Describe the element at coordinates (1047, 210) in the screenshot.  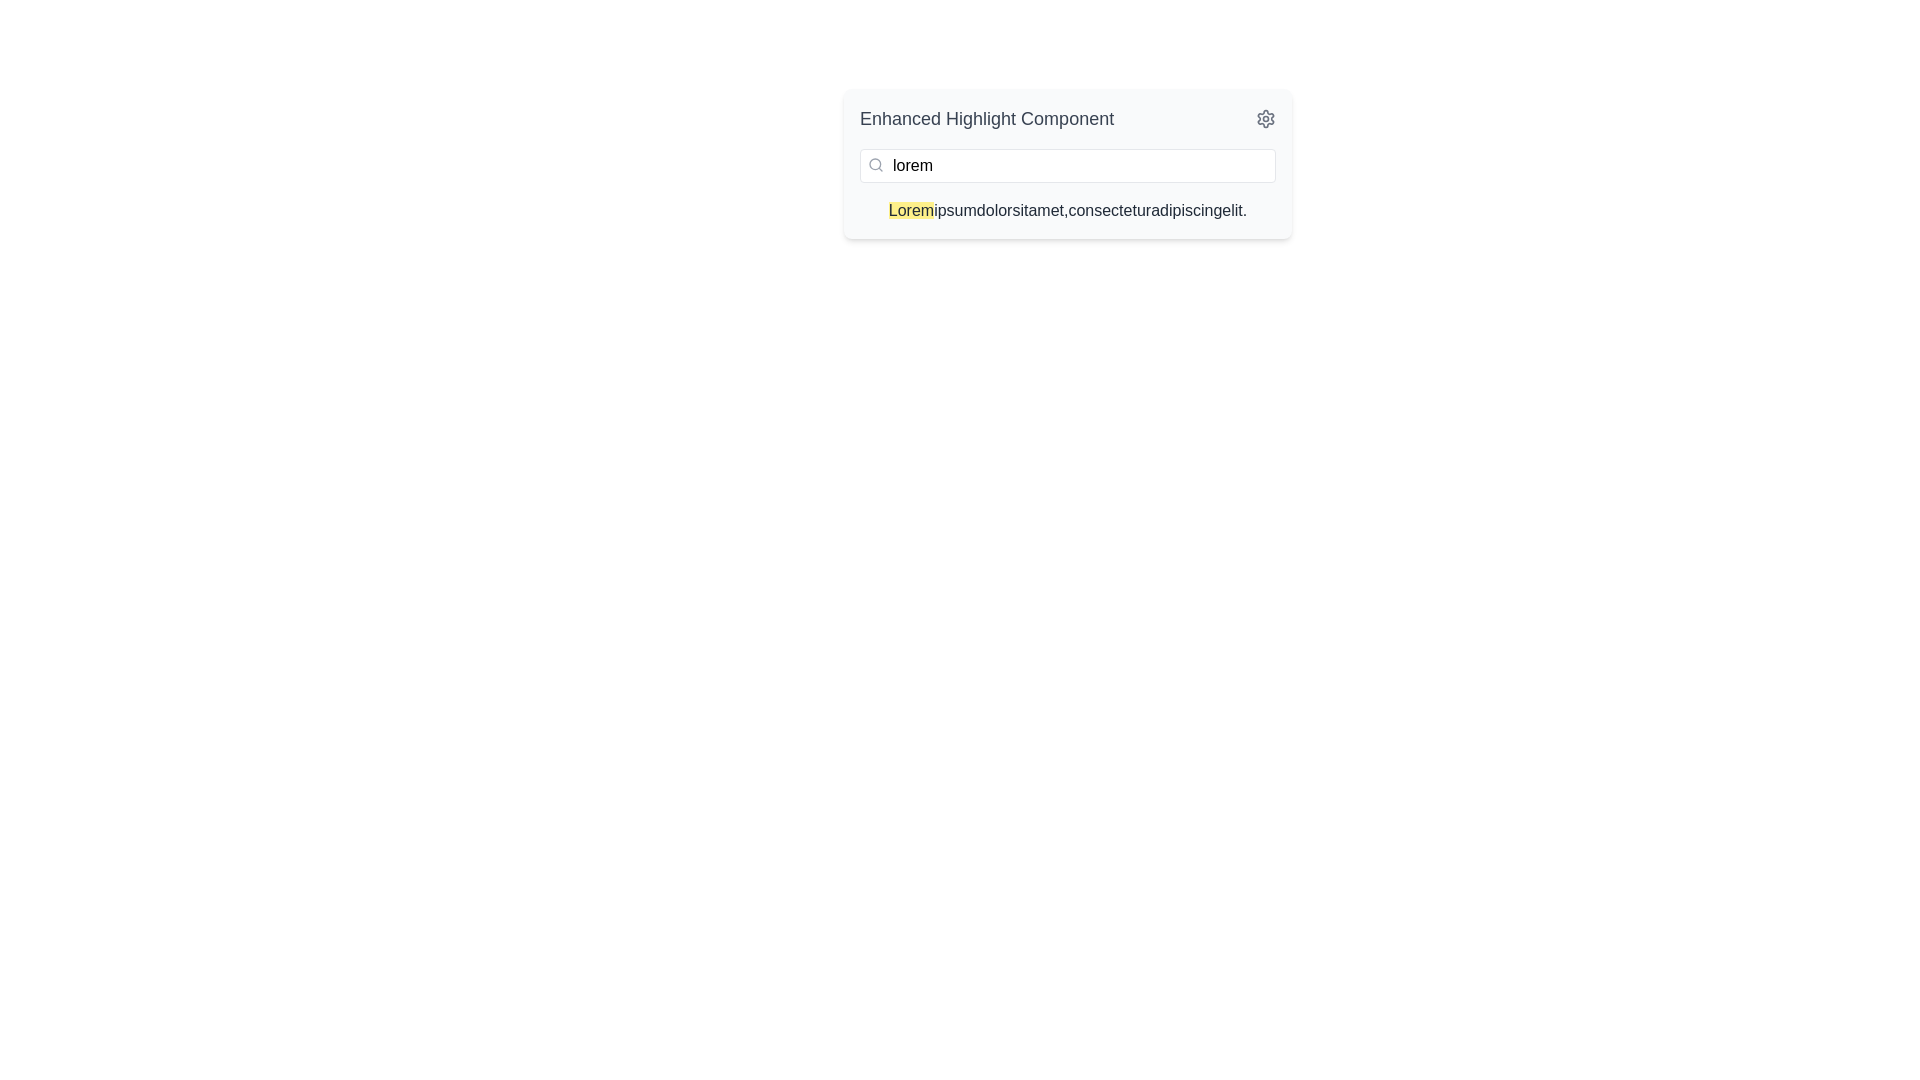
I see `the static text element displaying 'amet,' which is part of a broader text string in the 'Enhanced Highlight Component' UI` at that location.